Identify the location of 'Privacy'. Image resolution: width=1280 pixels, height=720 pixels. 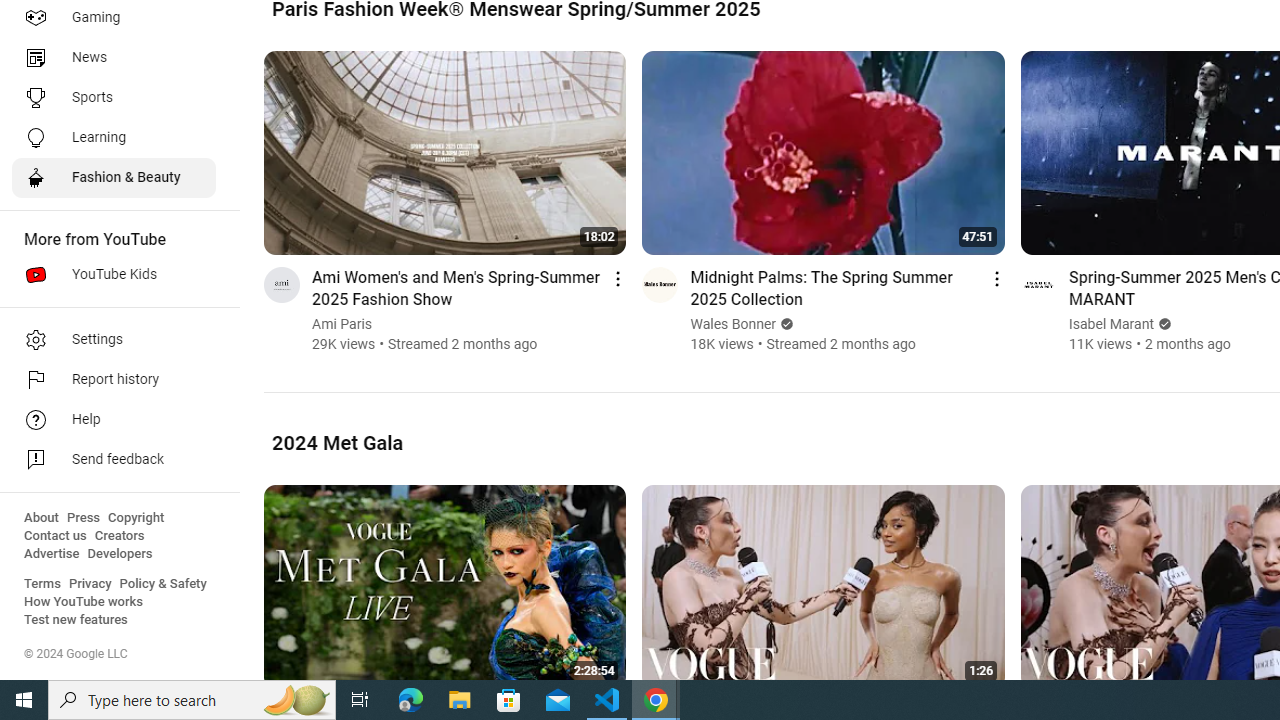
(89, 584).